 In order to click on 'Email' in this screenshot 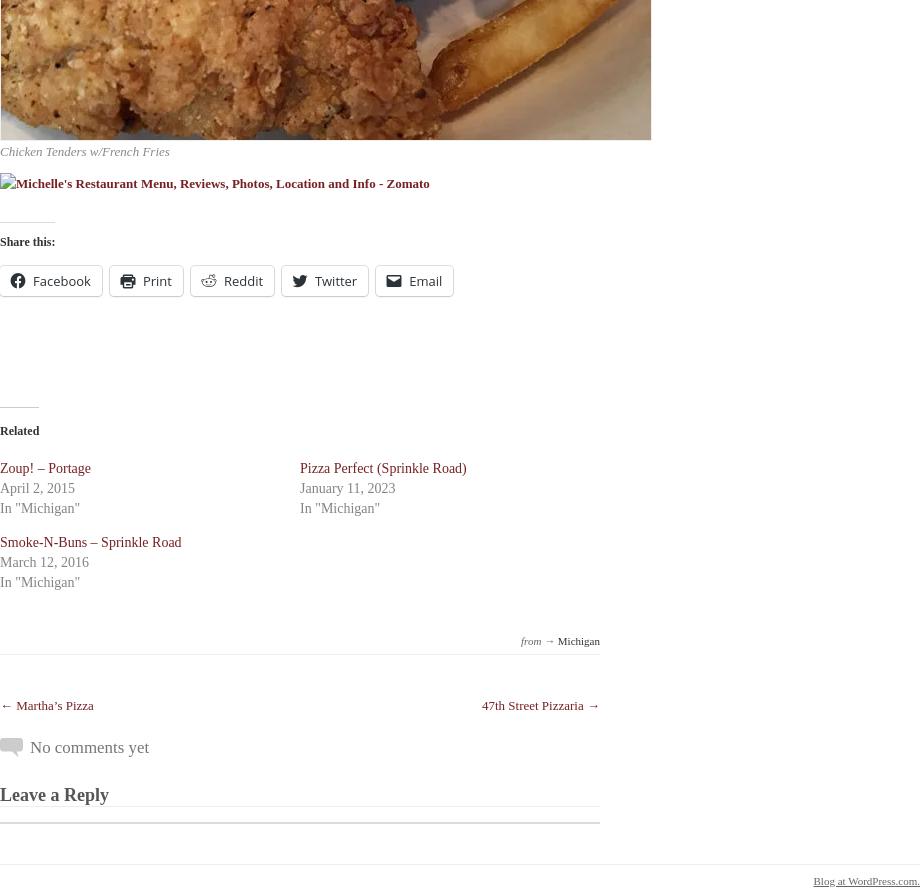, I will do `click(424, 279)`.